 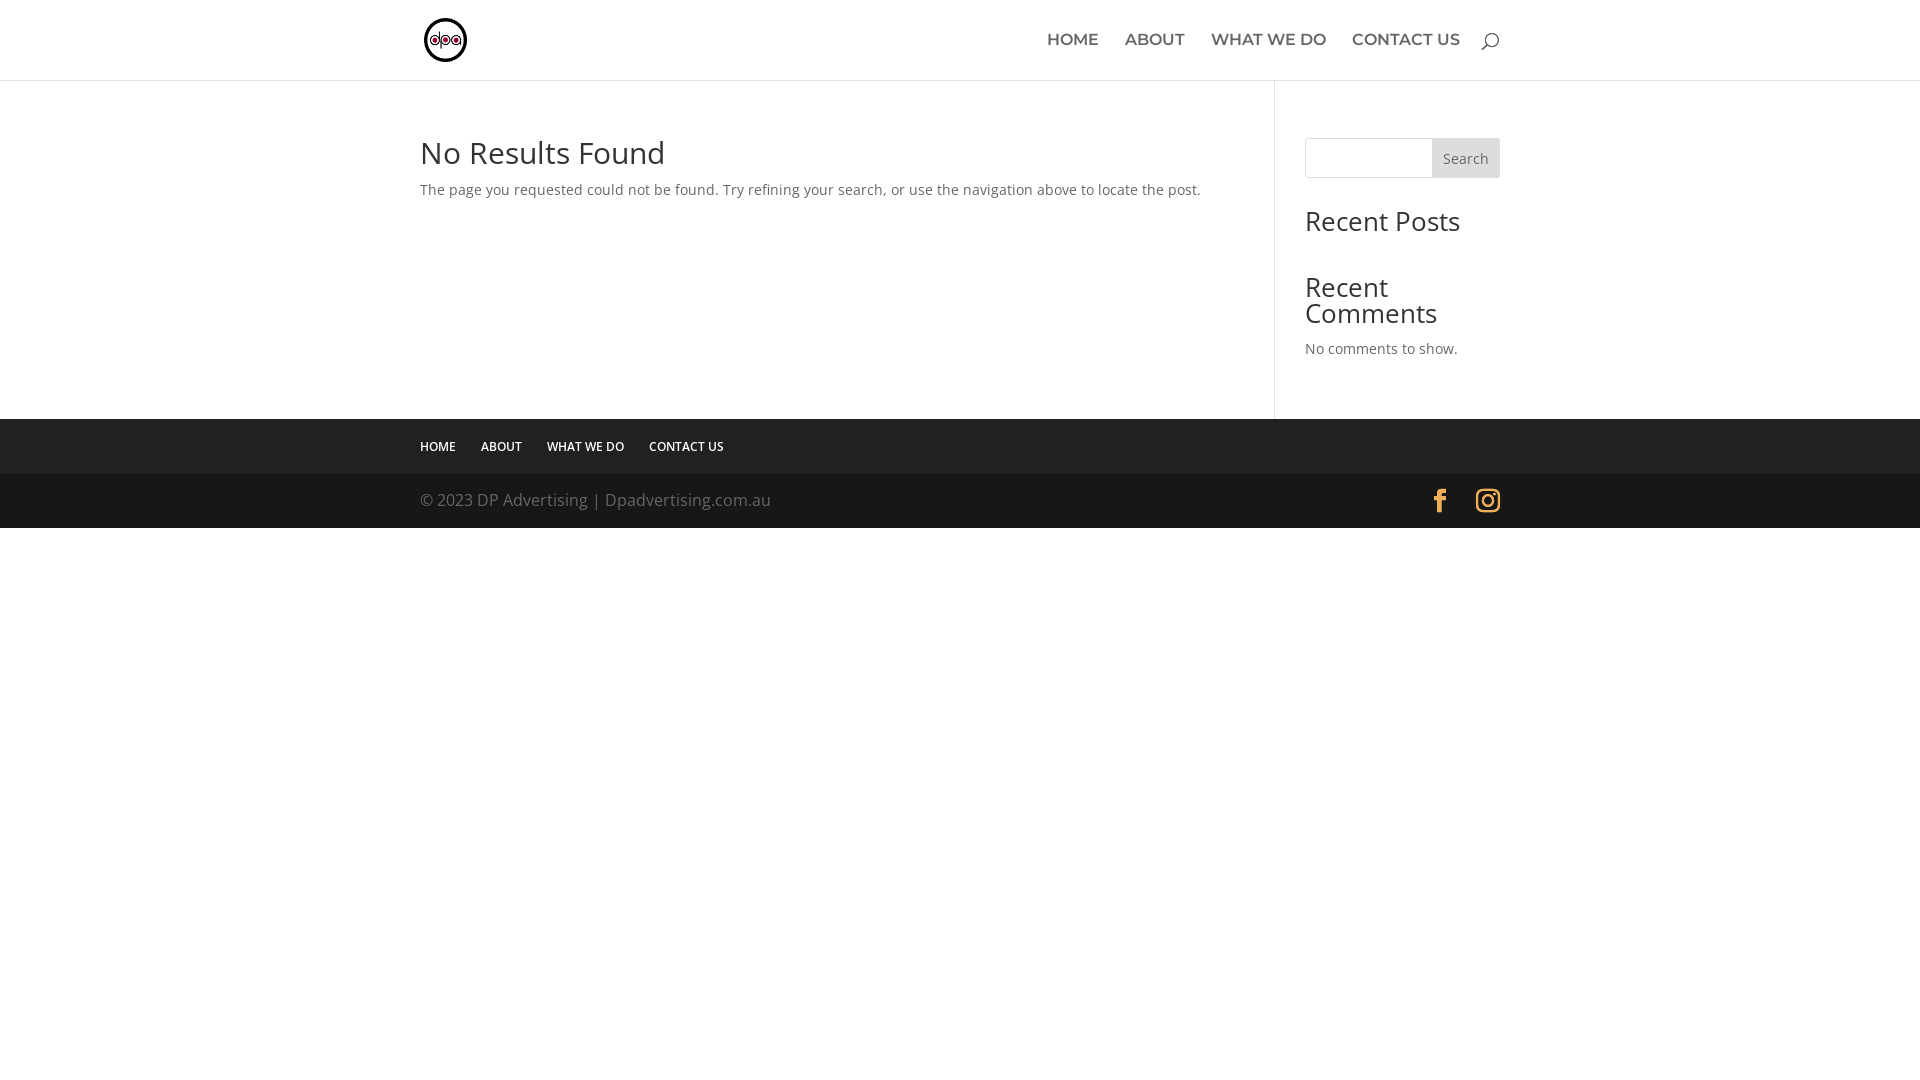 What do you see at coordinates (1155, 55) in the screenshot?
I see `'ABOUT'` at bounding box center [1155, 55].